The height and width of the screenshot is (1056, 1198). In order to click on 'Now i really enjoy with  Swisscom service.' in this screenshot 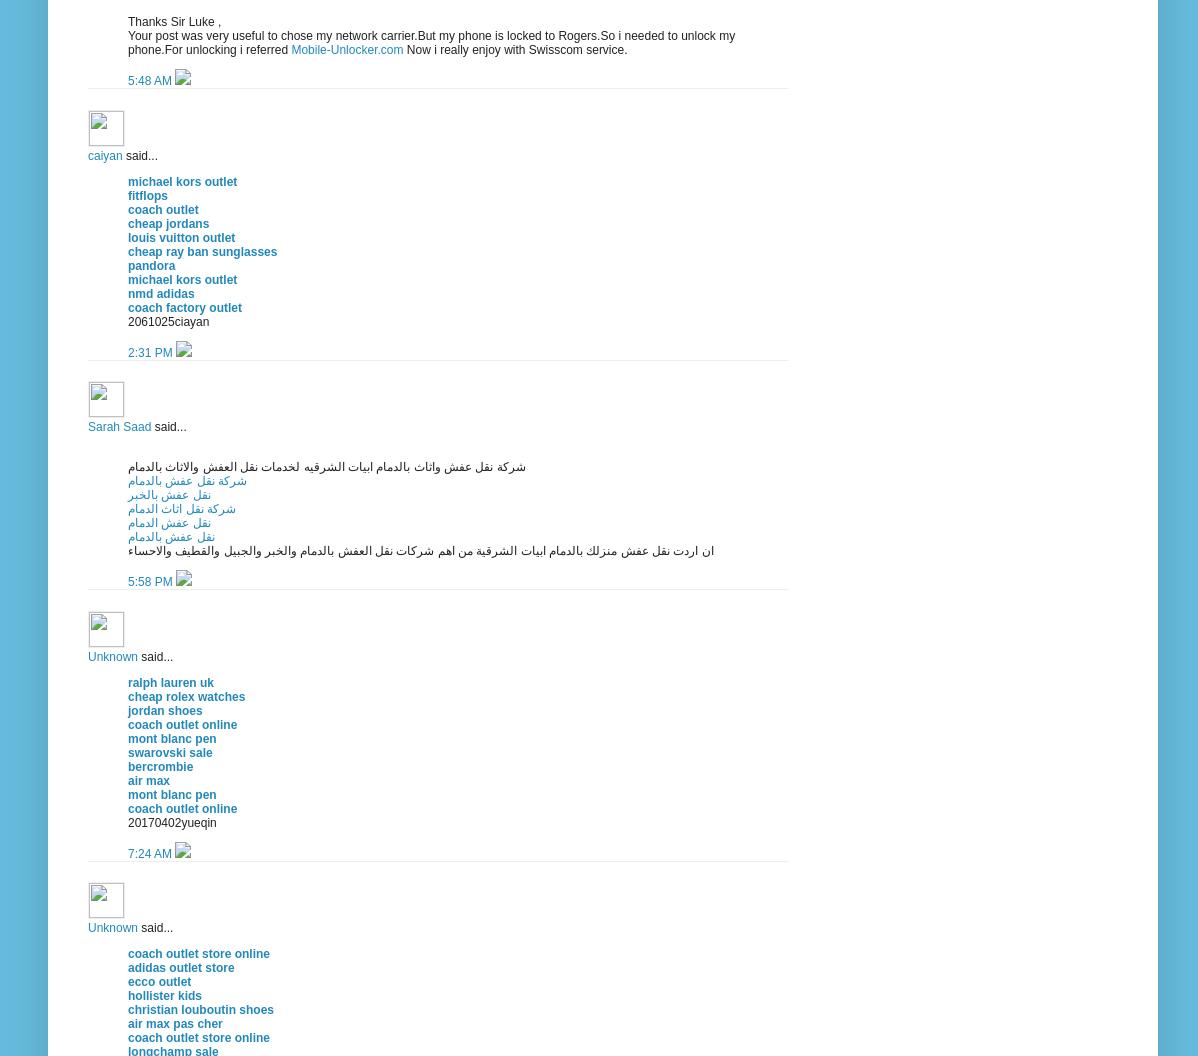, I will do `click(514, 49)`.